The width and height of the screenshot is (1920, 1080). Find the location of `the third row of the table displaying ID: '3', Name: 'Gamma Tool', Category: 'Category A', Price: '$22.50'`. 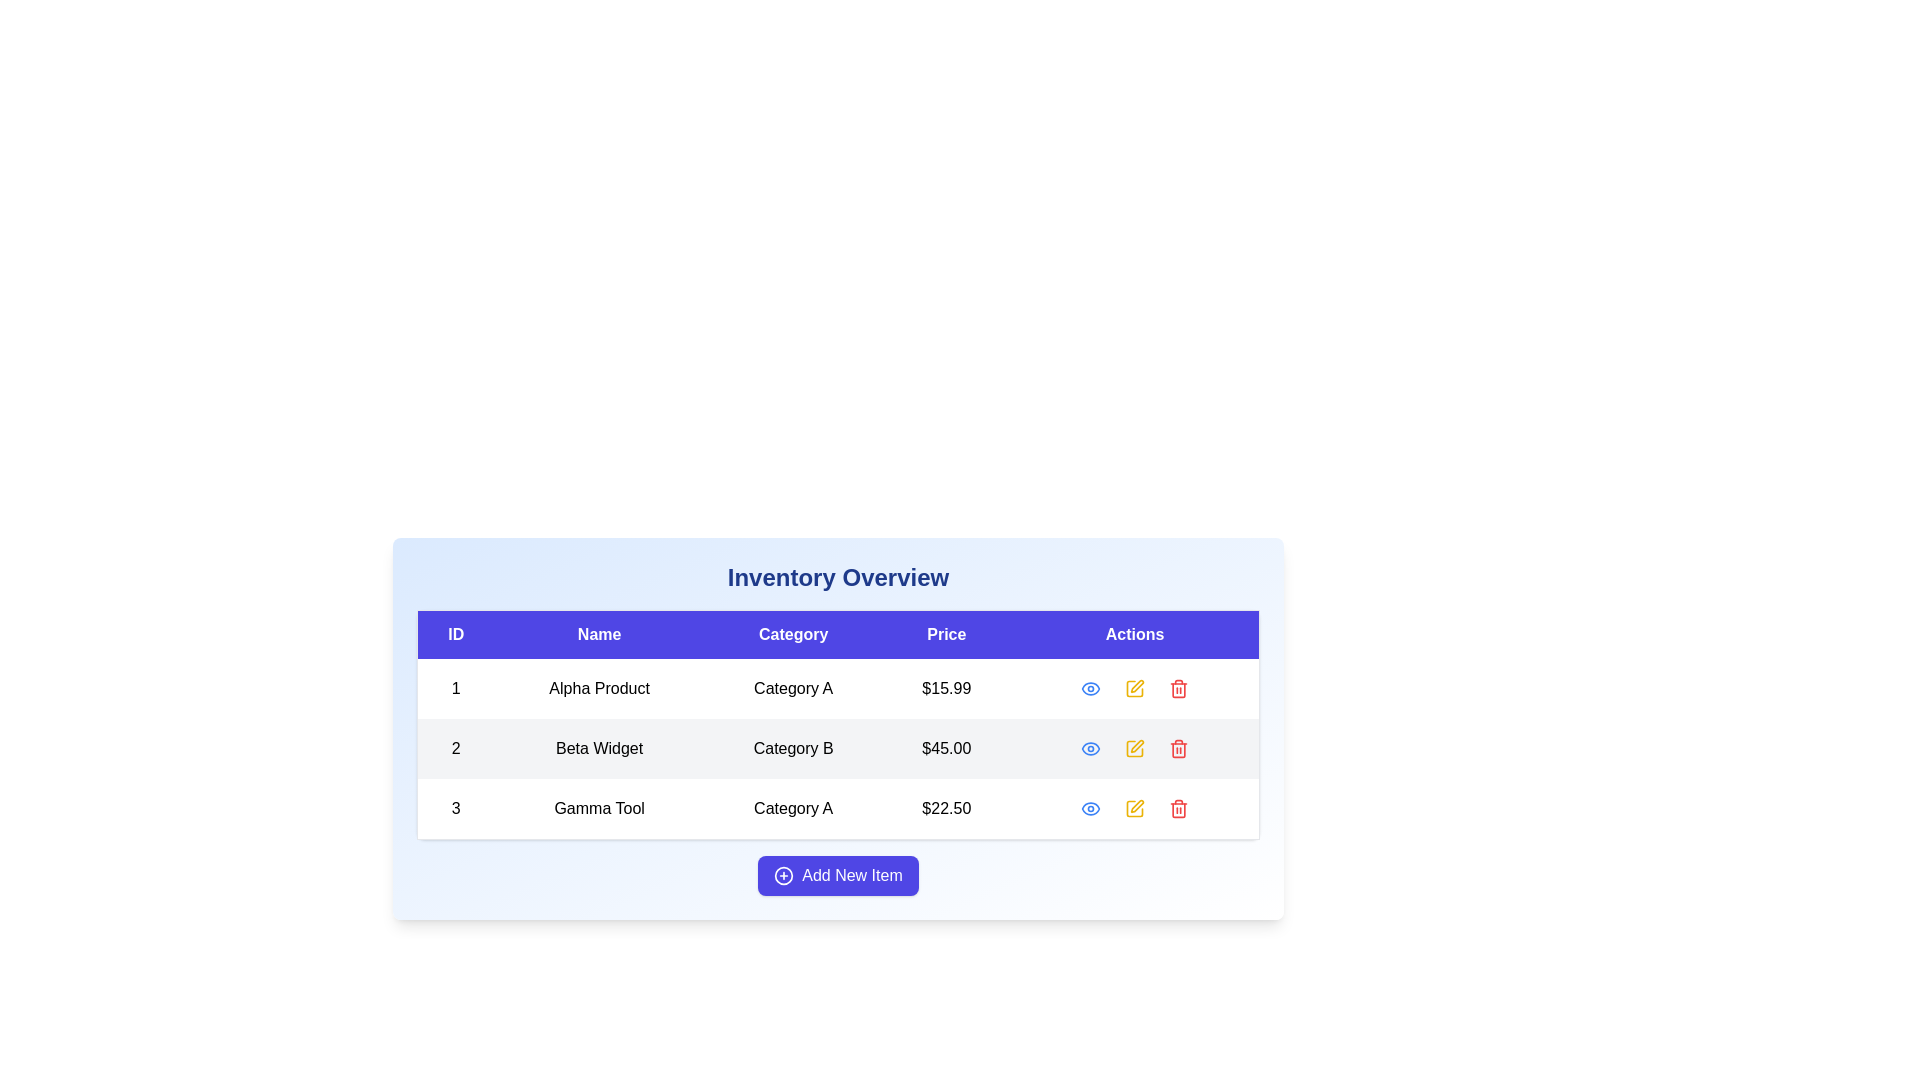

the third row of the table displaying ID: '3', Name: 'Gamma Tool', Category: 'Category A', Price: '$22.50' is located at coordinates (838, 808).